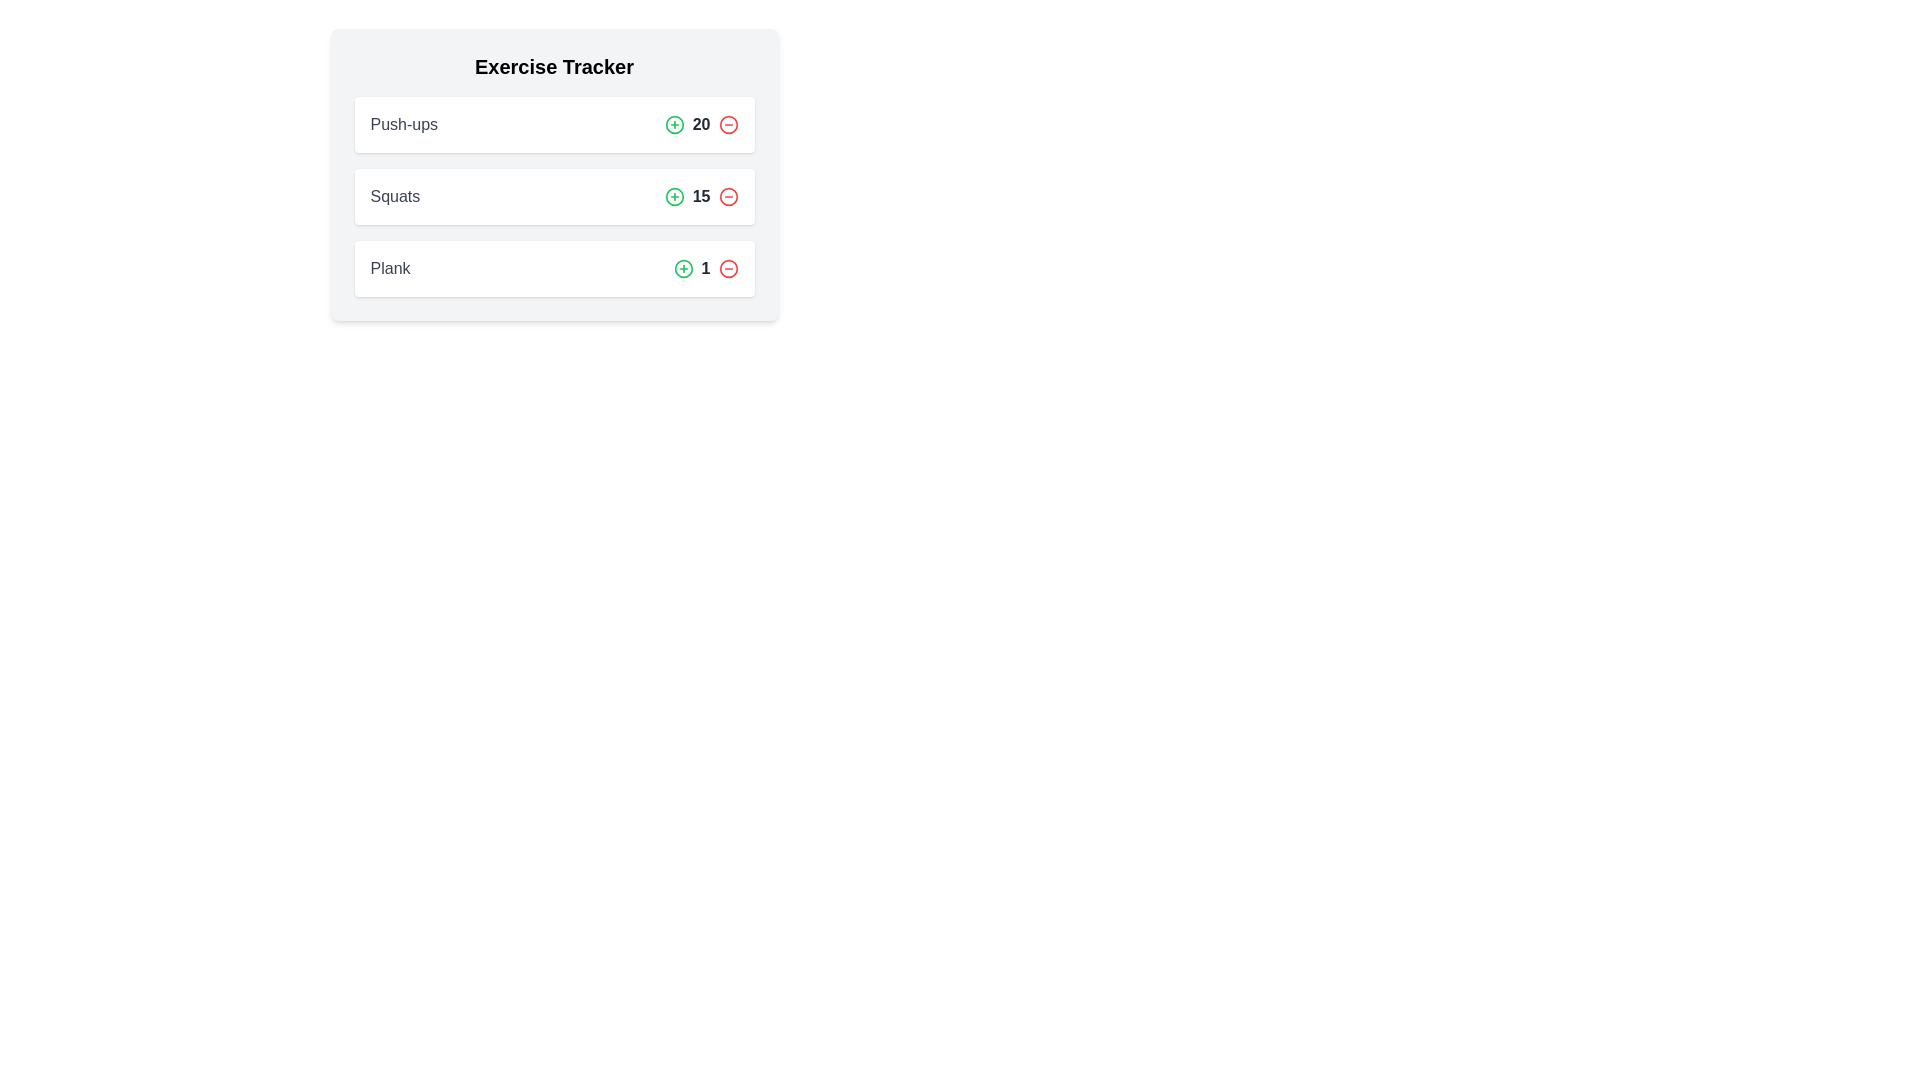 This screenshot has height=1080, width=1920. What do you see at coordinates (727, 124) in the screenshot?
I see `the decrease button for the exercise named Push-ups` at bounding box center [727, 124].